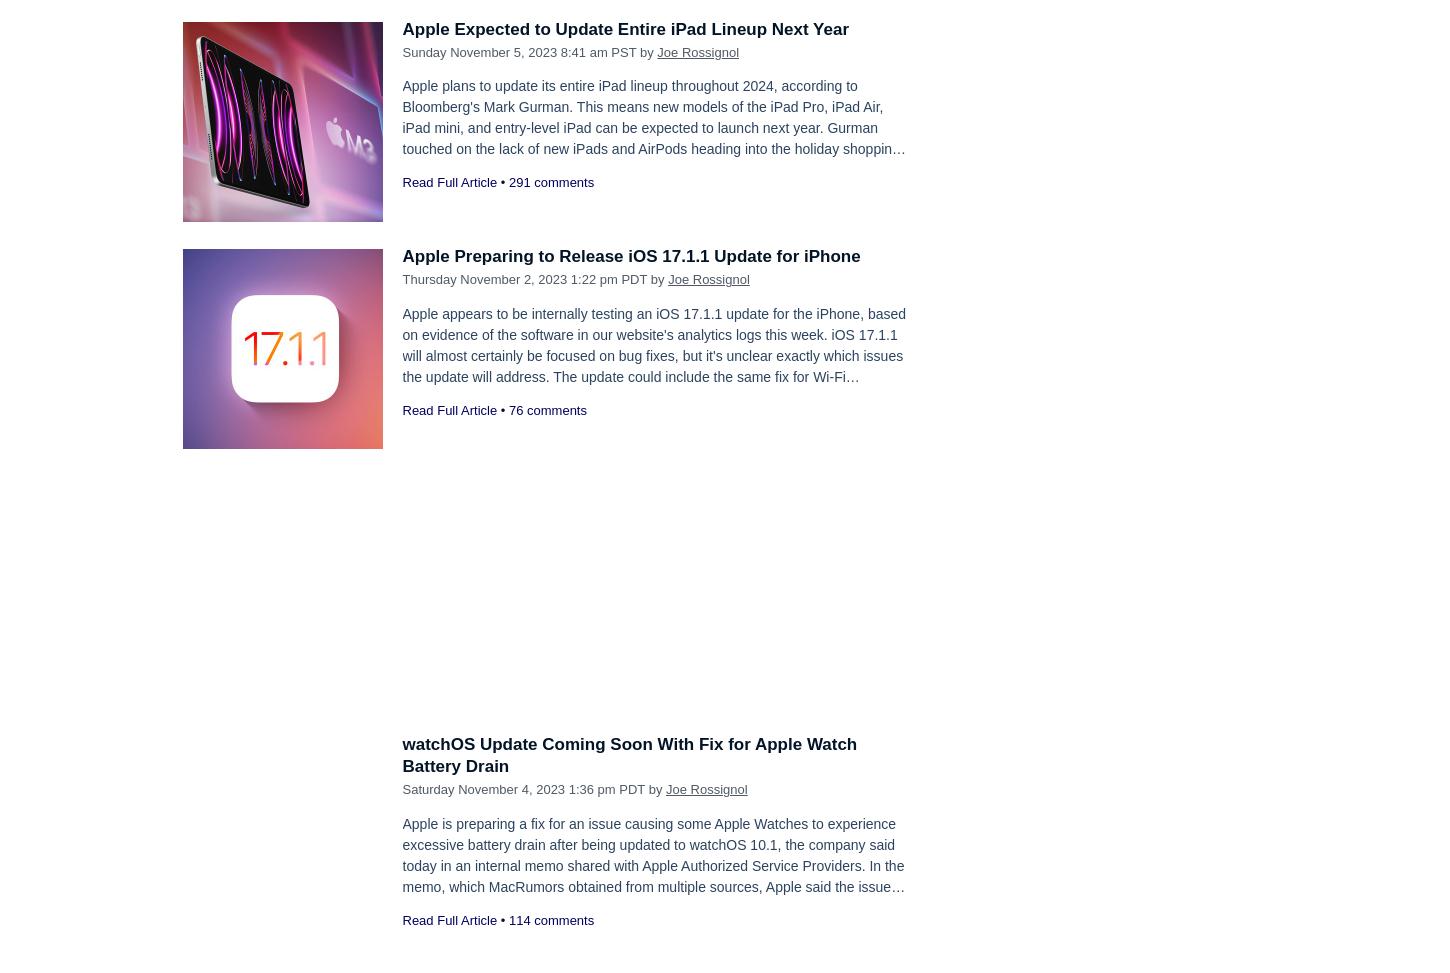 The width and height of the screenshot is (1450, 973). What do you see at coordinates (624, 28) in the screenshot?
I see `'Apple Expected to Update Entire iPad Lineup Next Year'` at bounding box center [624, 28].